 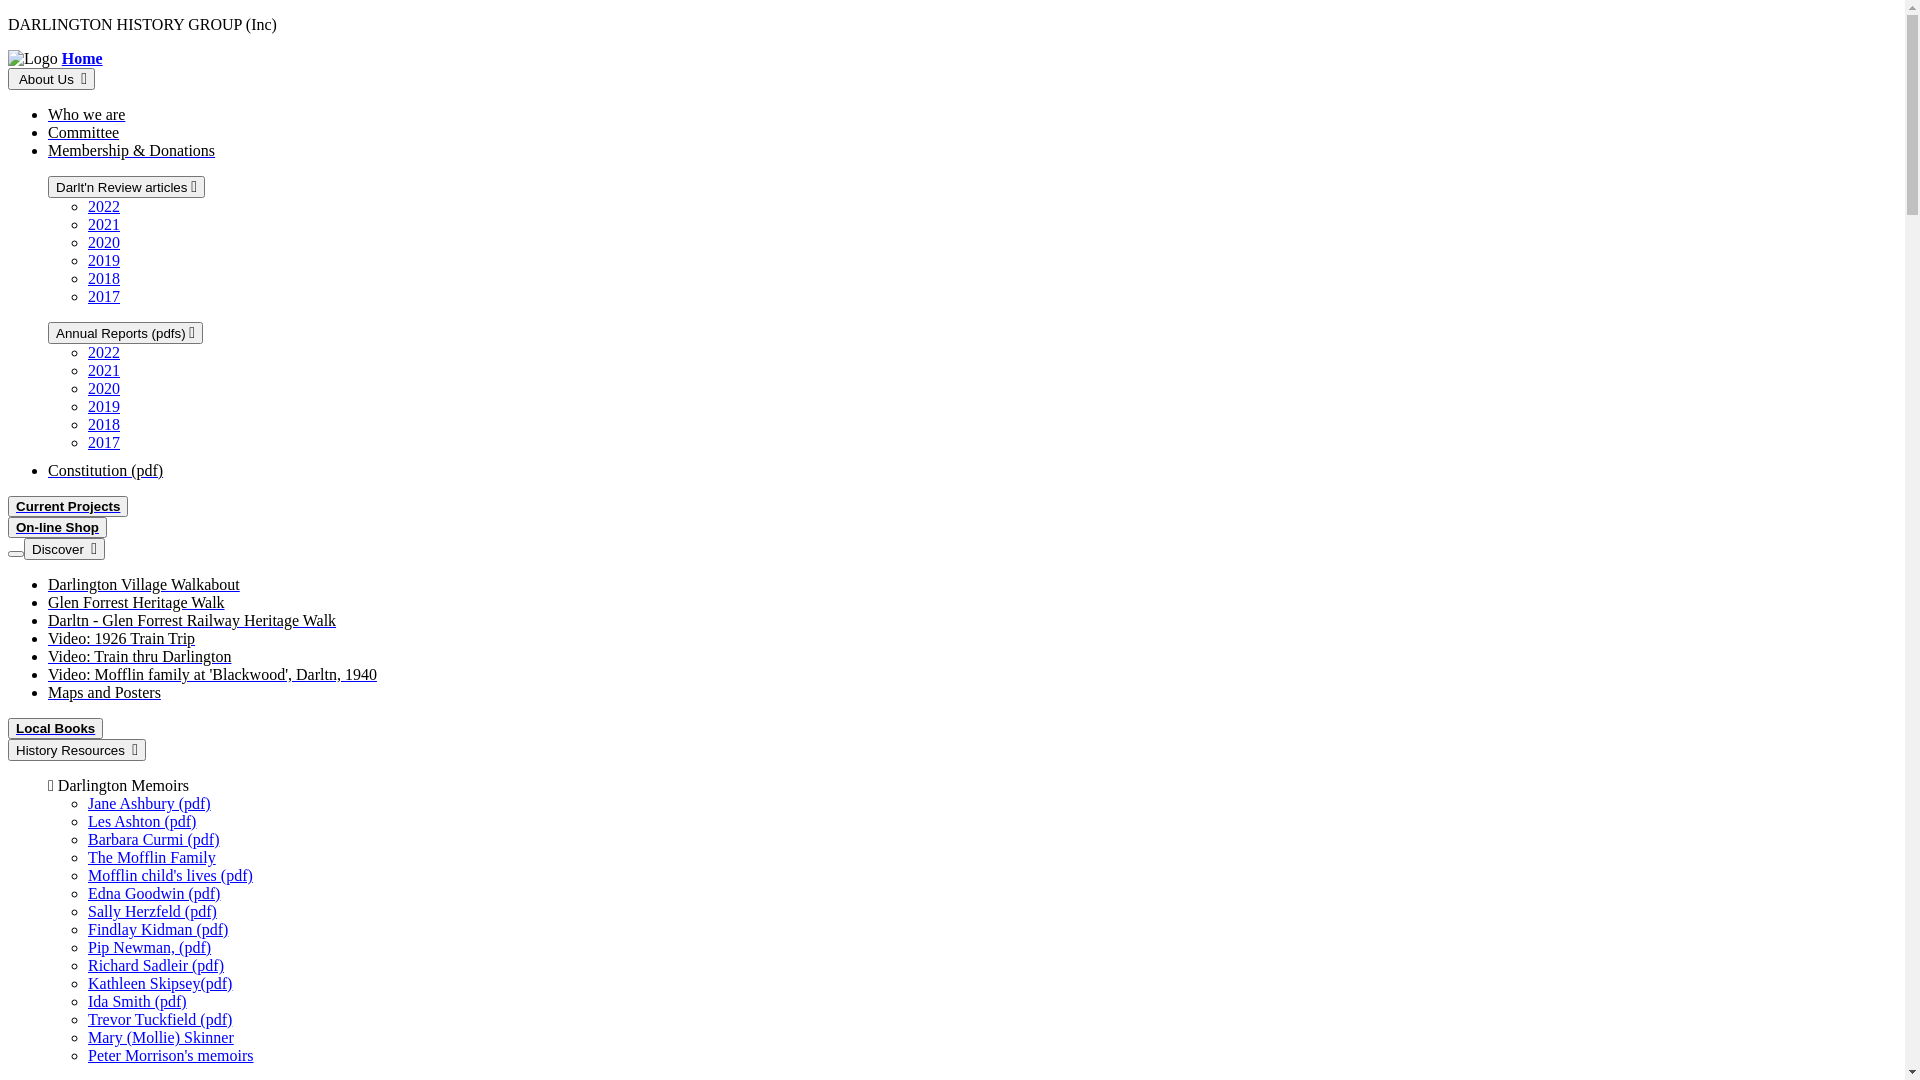 I want to click on 'Ida Smith (pdf)', so click(x=136, y=1001).